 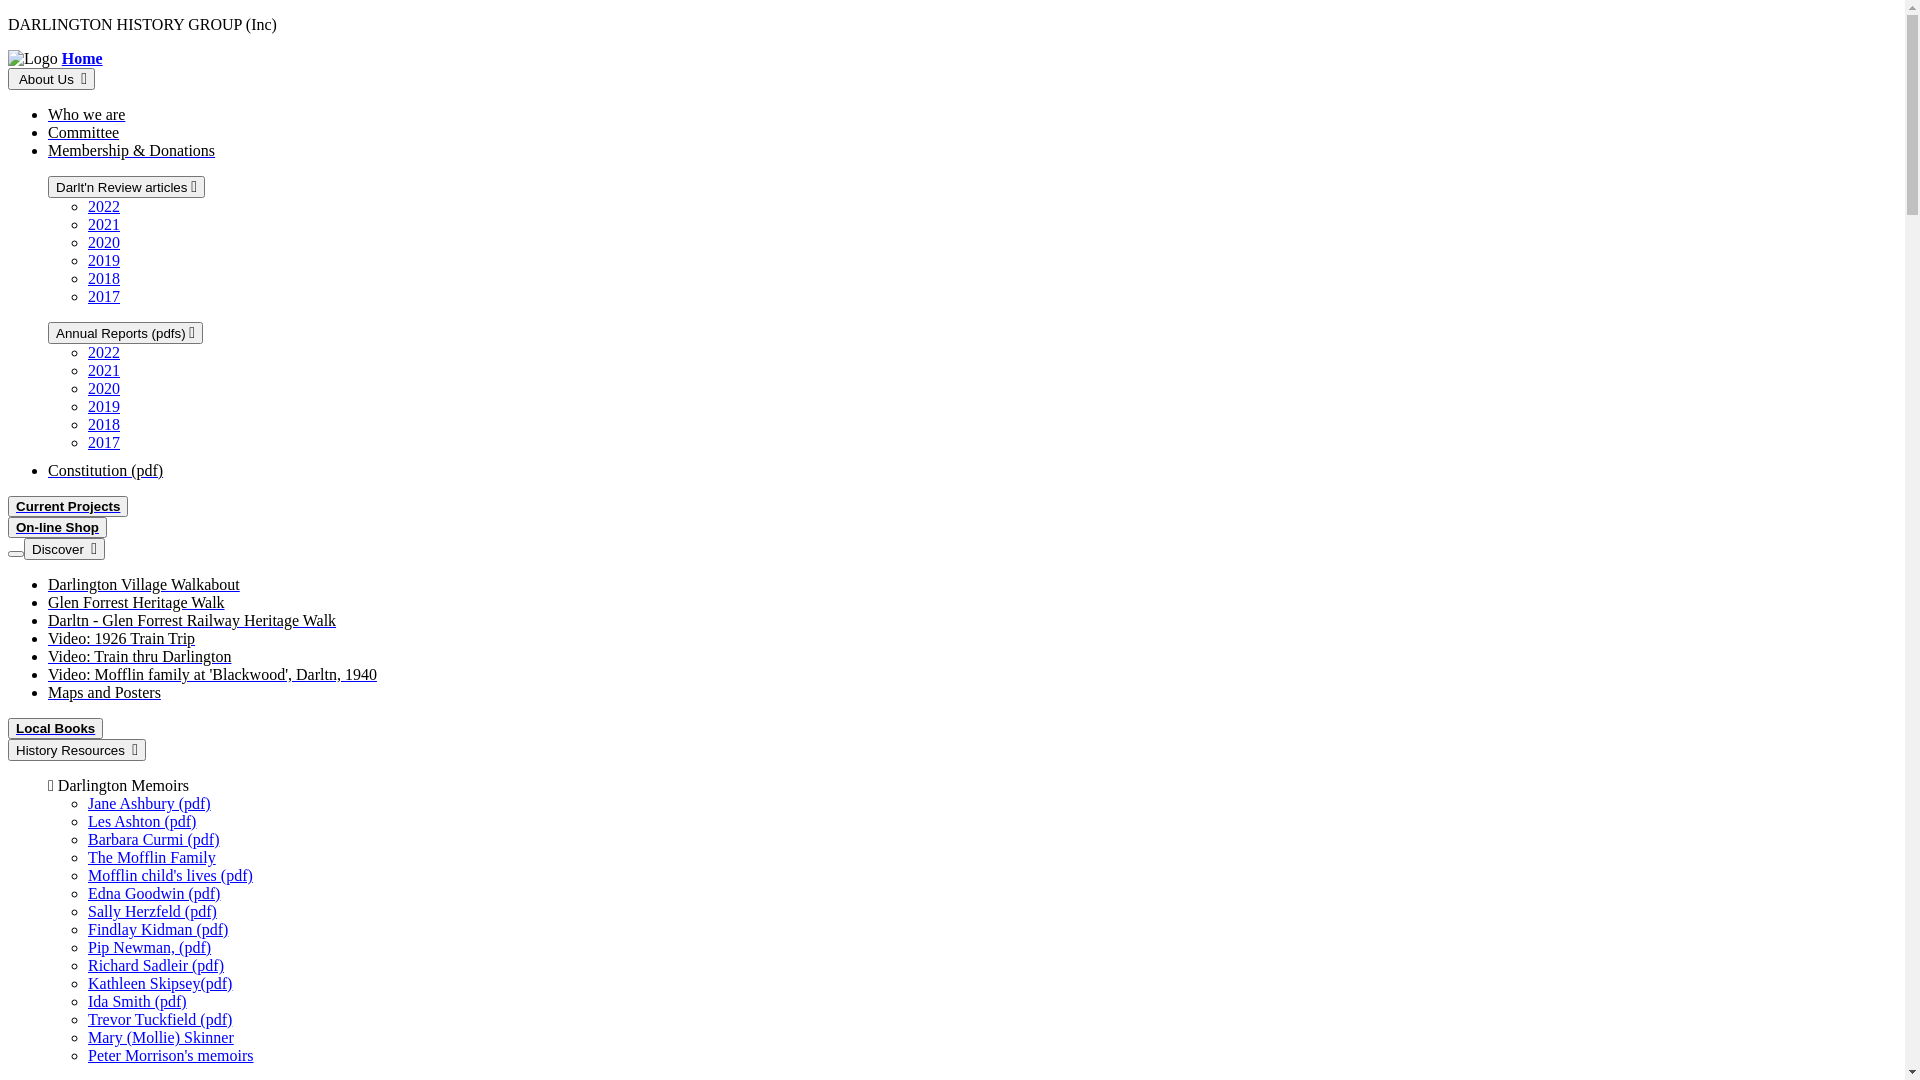 I want to click on 'Ida Smith (pdf)', so click(x=136, y=1001).